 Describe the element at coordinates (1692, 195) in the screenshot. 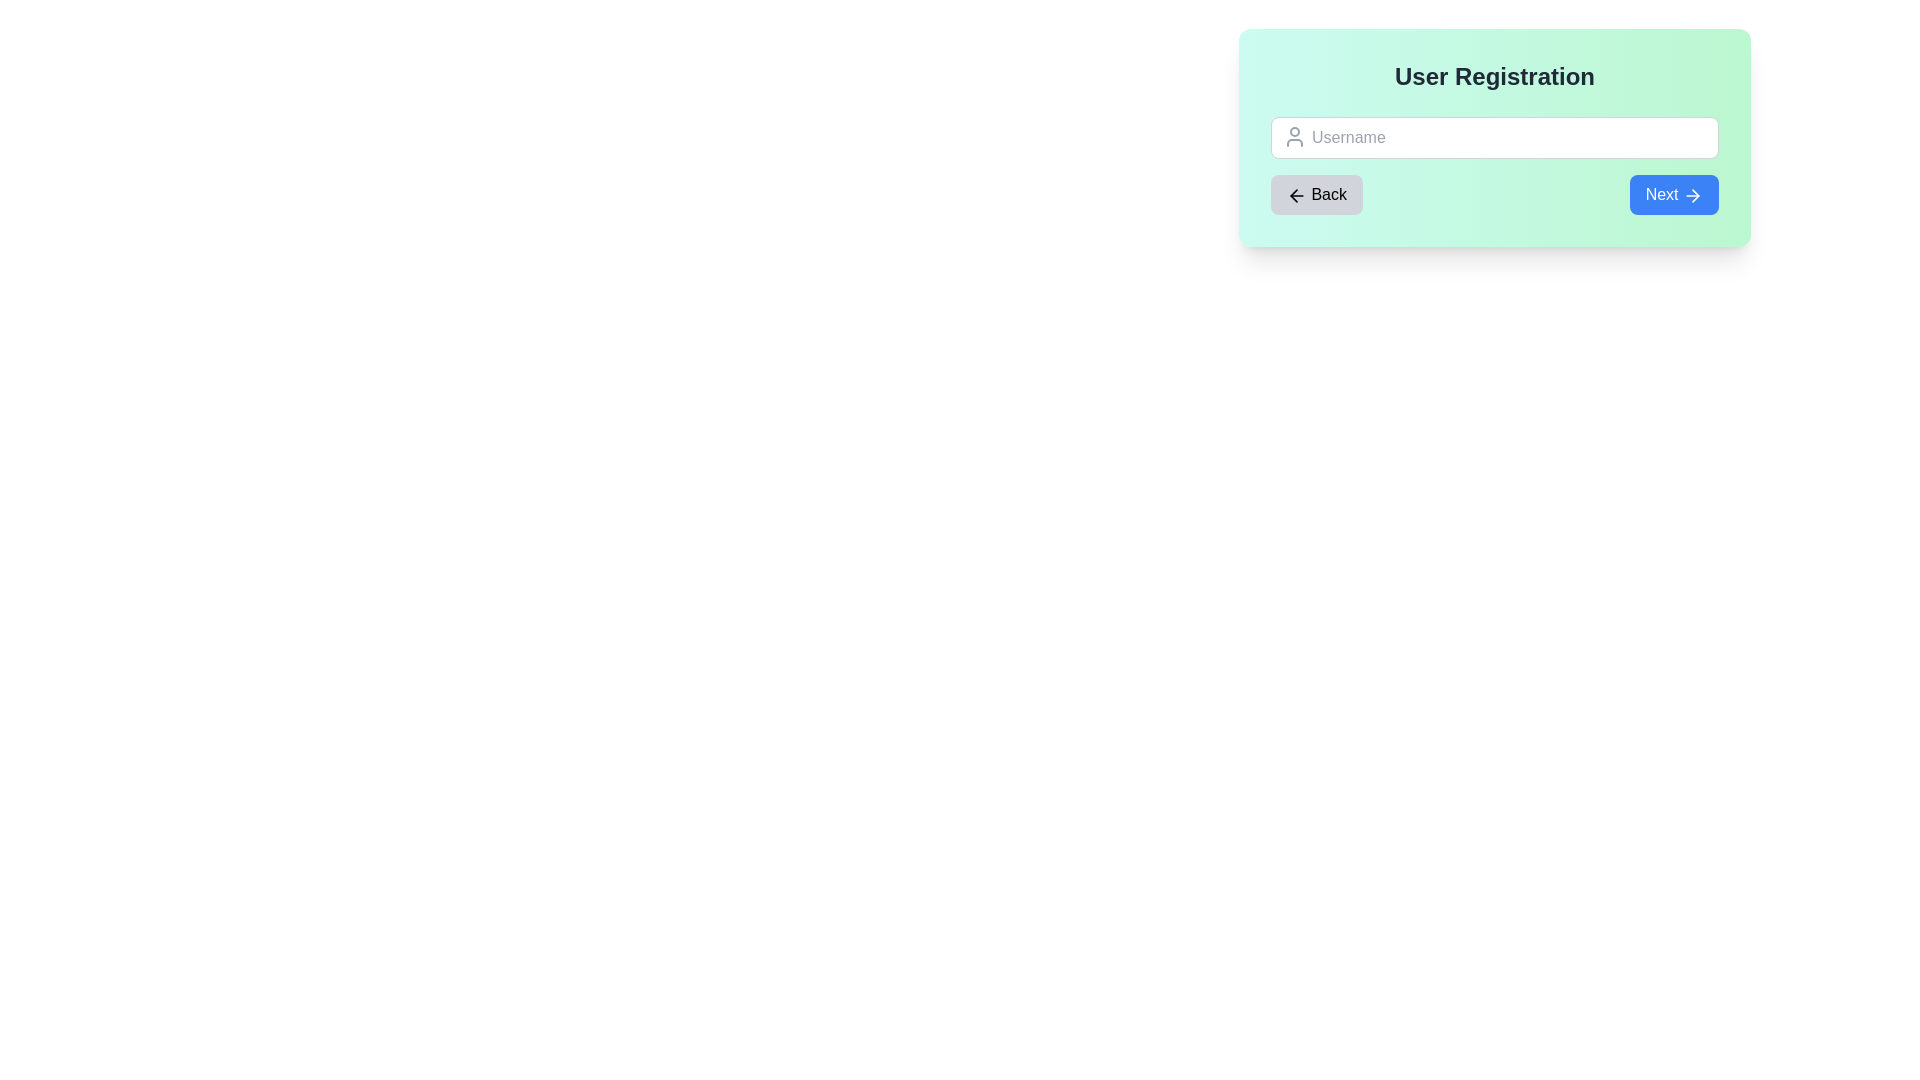

I see `the right-pointing arrow icon within the 'Next' button located in the bottom right corner of the modal interface` at that location.